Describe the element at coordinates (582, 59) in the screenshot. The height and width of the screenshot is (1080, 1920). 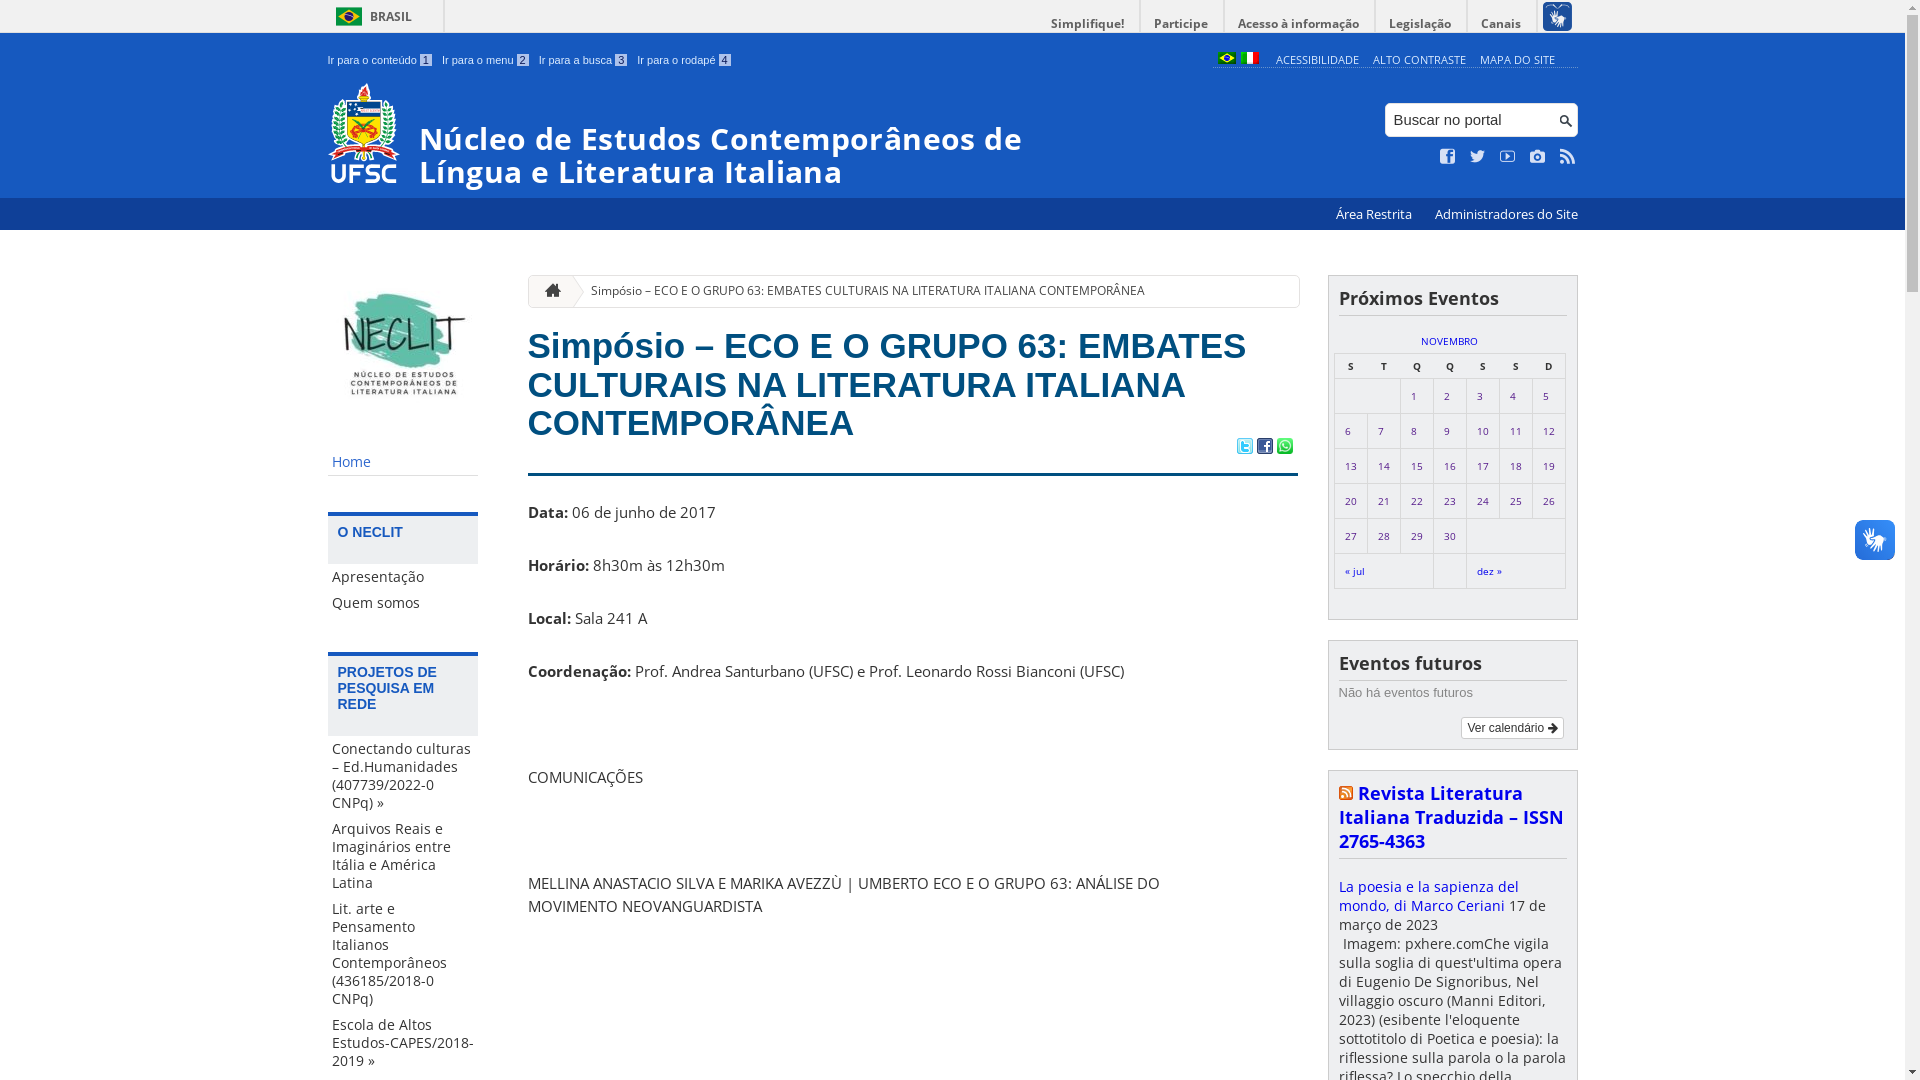
I see `'Ir para a busca 3'` at that location.